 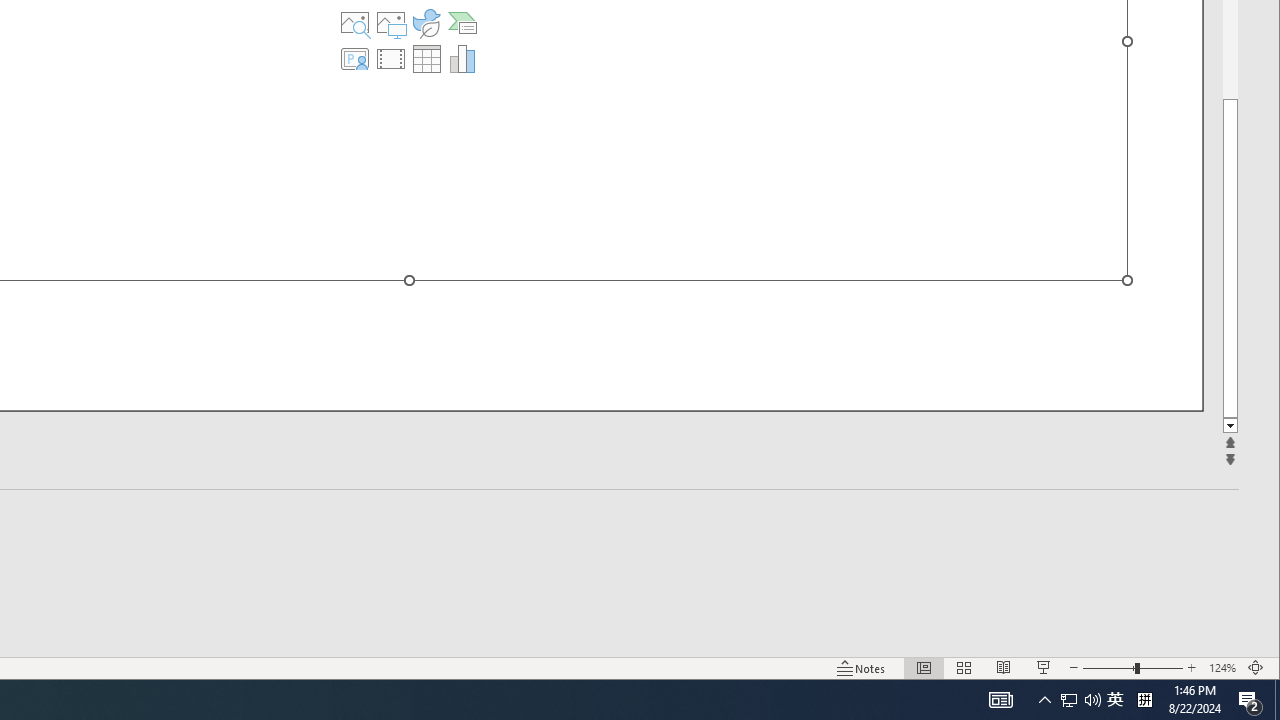 I want to click on 'Normal', so click(x=923, y=668).